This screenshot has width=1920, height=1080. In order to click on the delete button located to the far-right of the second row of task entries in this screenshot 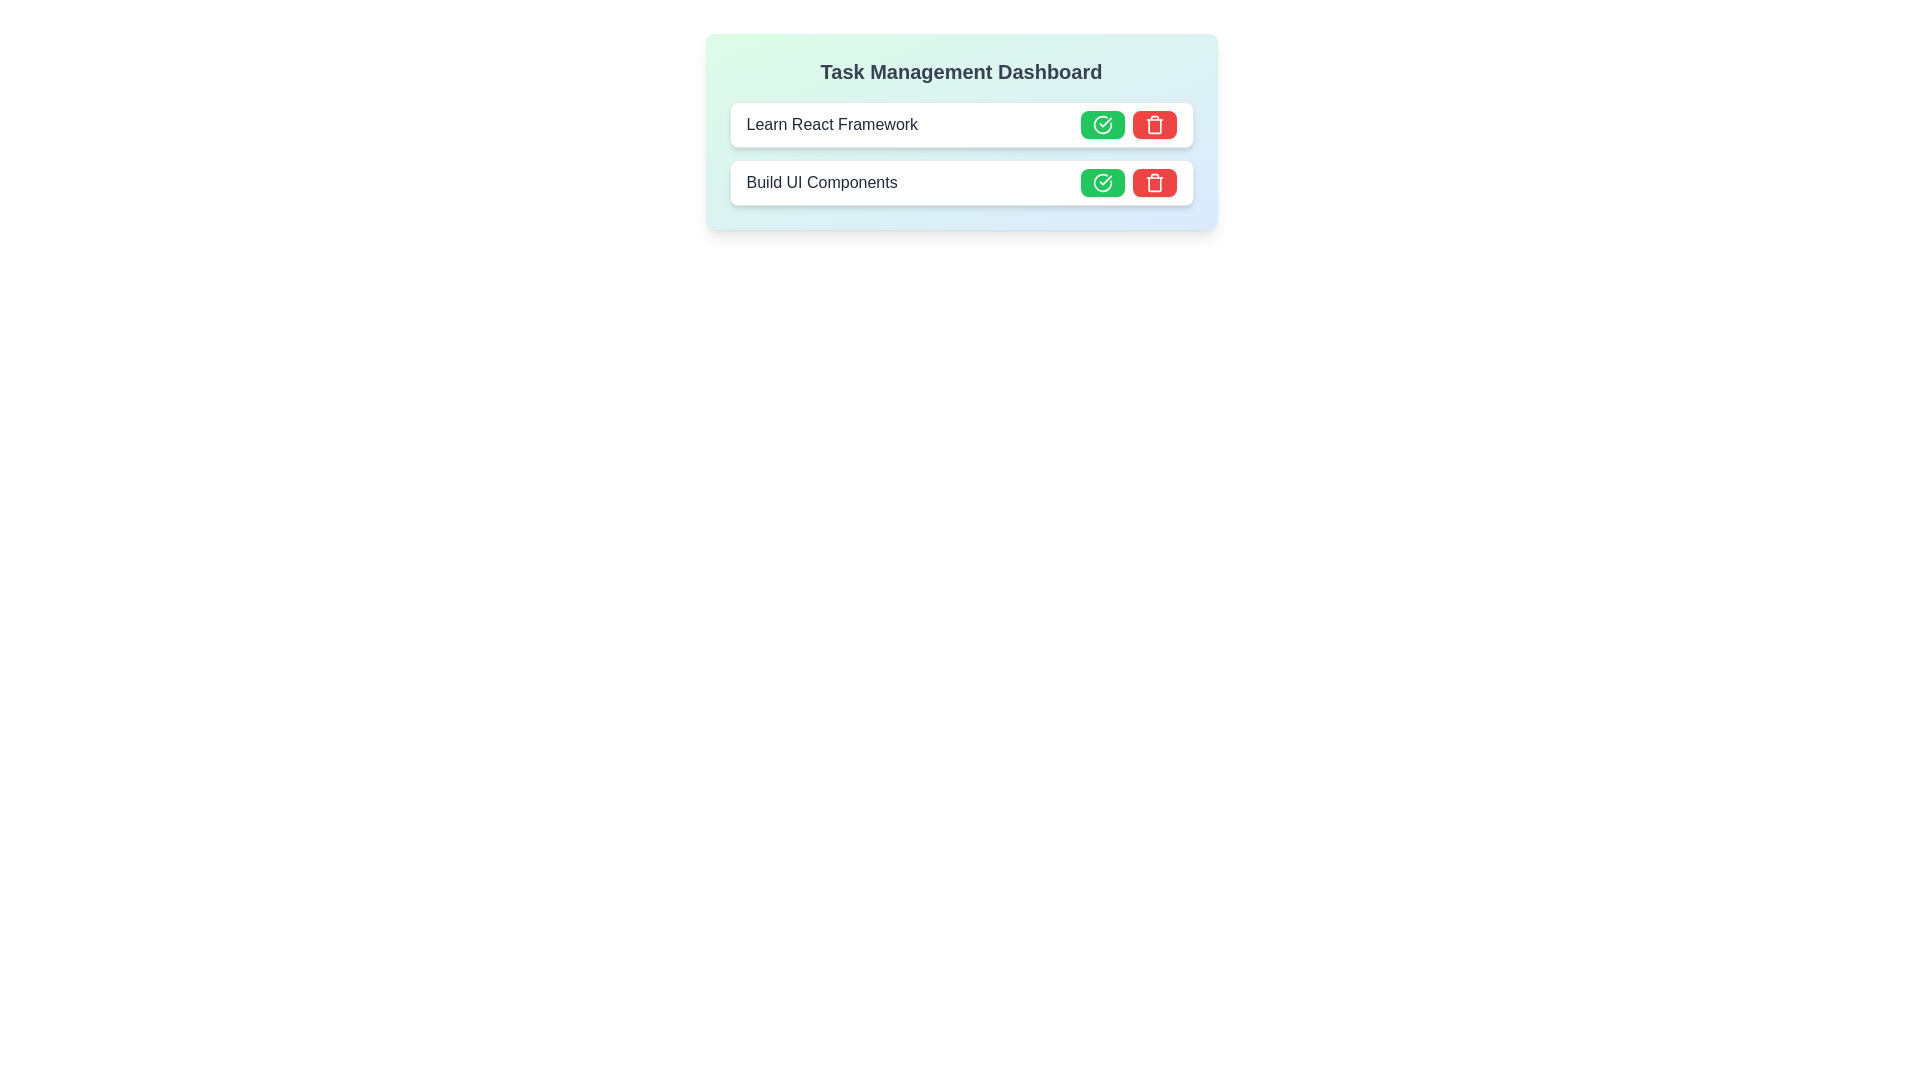, I will do `click(1154, 124)`.